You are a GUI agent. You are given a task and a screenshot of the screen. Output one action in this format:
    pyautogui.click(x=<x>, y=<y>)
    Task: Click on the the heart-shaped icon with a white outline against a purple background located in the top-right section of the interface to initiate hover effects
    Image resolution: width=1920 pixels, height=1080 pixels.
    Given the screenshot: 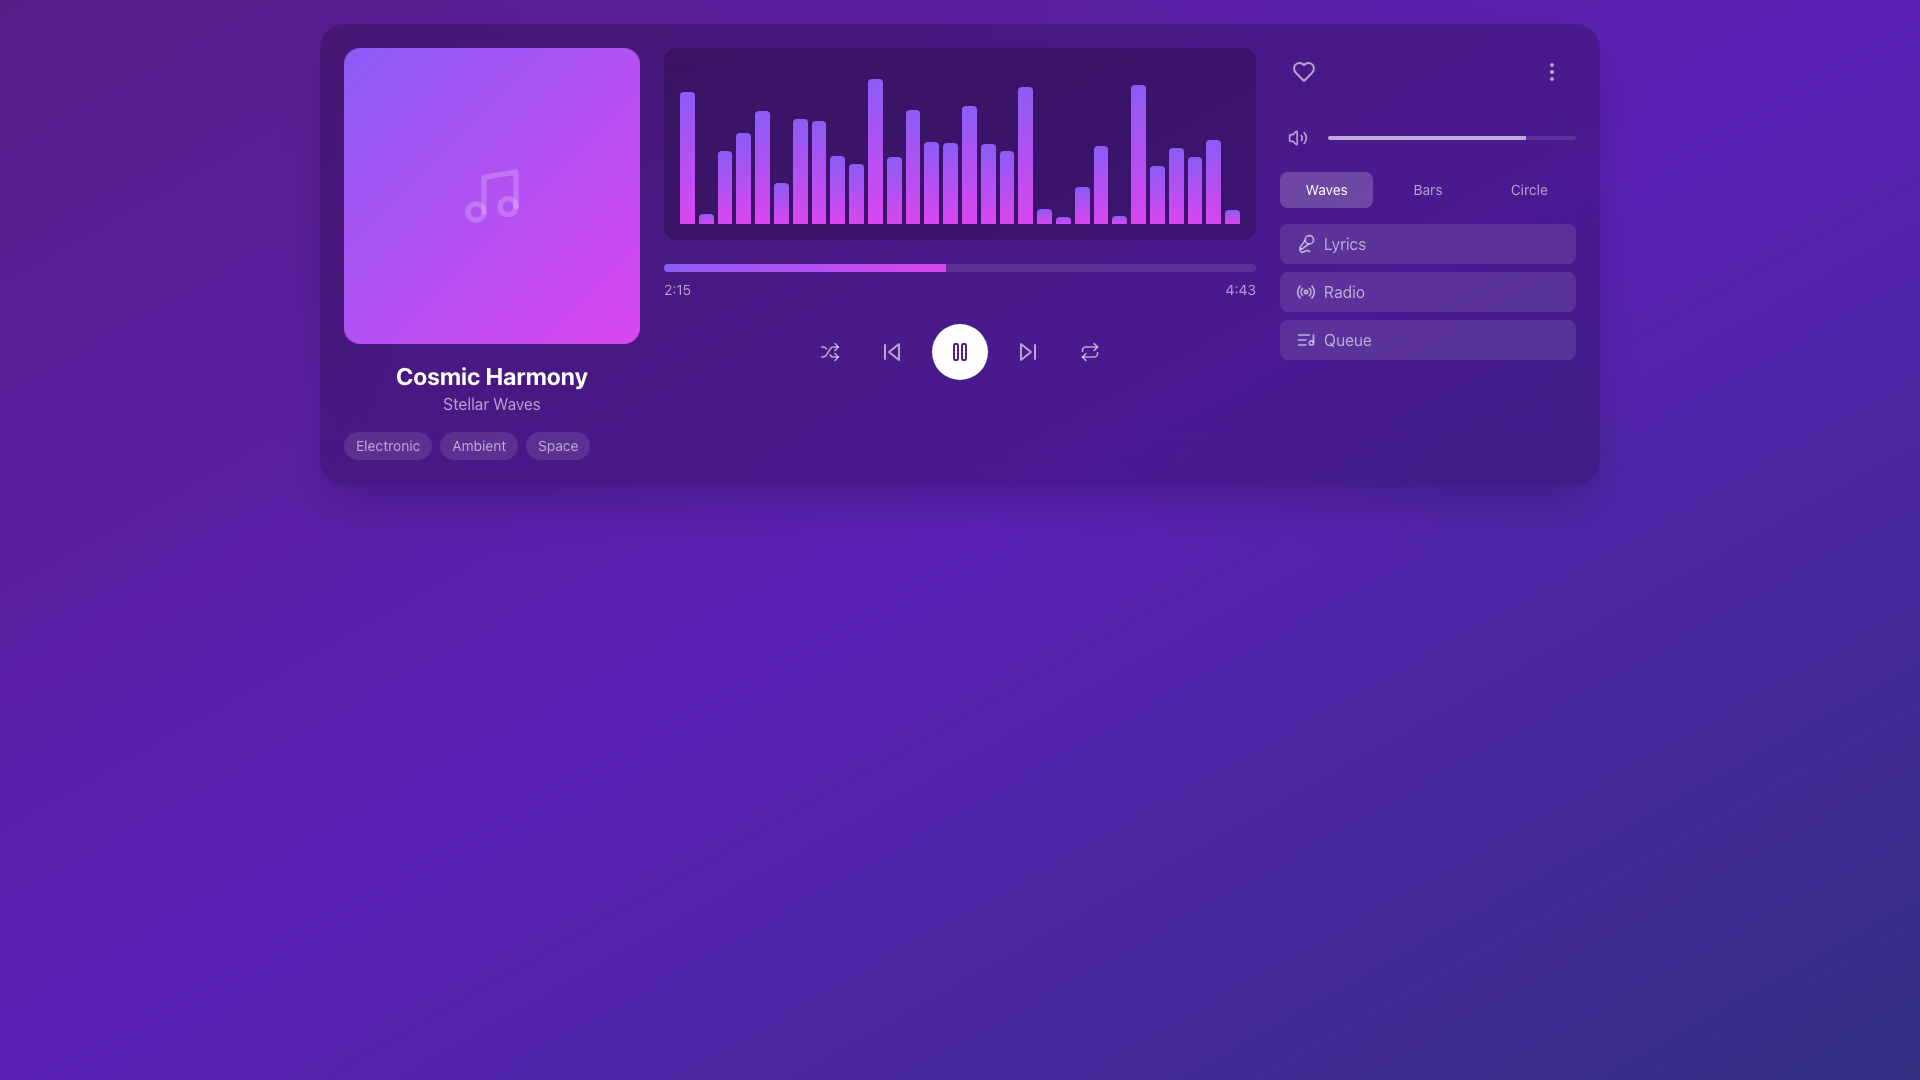 What is the action you would take?
    pyautogui.click(x=1304, y=71)
    